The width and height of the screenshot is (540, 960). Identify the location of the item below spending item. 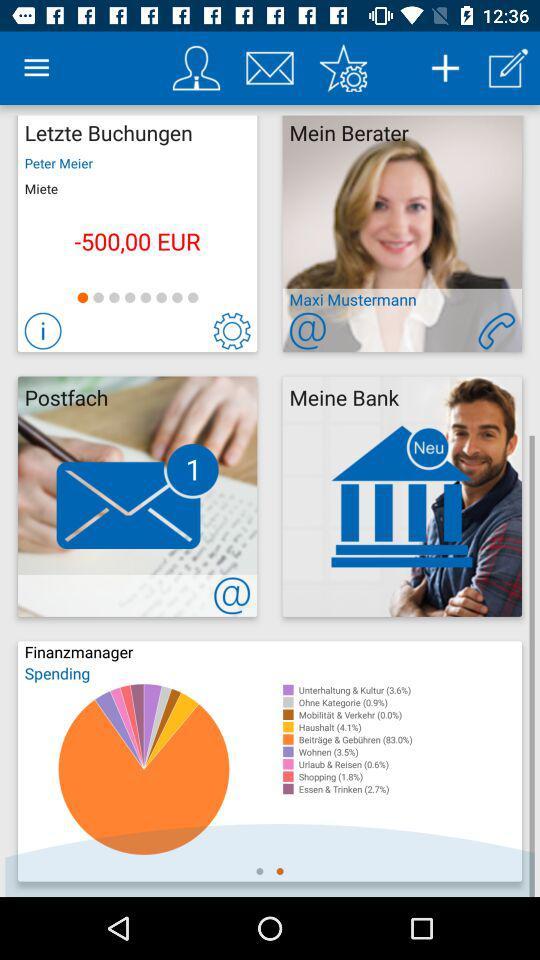
(409, 690).